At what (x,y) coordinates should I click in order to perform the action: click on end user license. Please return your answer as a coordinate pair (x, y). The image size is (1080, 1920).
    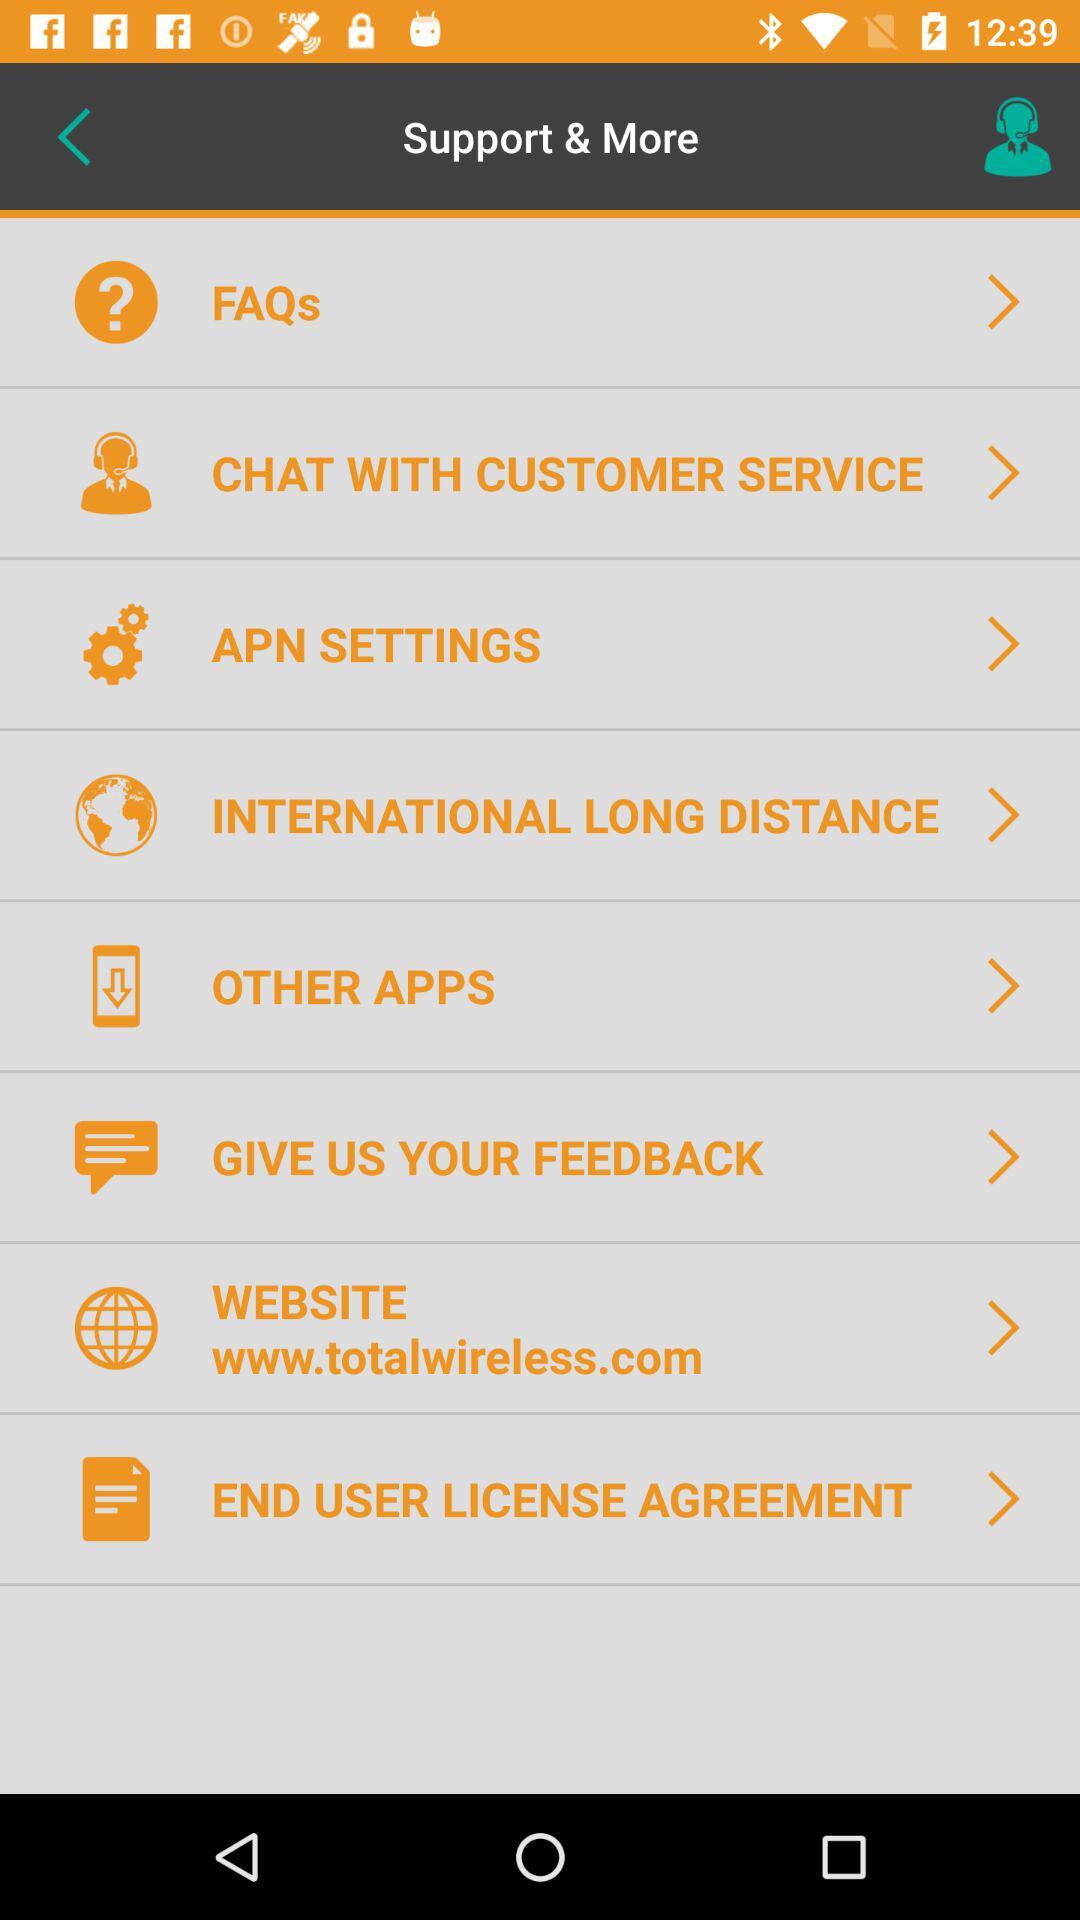
    Looking at the image, I should click on (575, 1498).